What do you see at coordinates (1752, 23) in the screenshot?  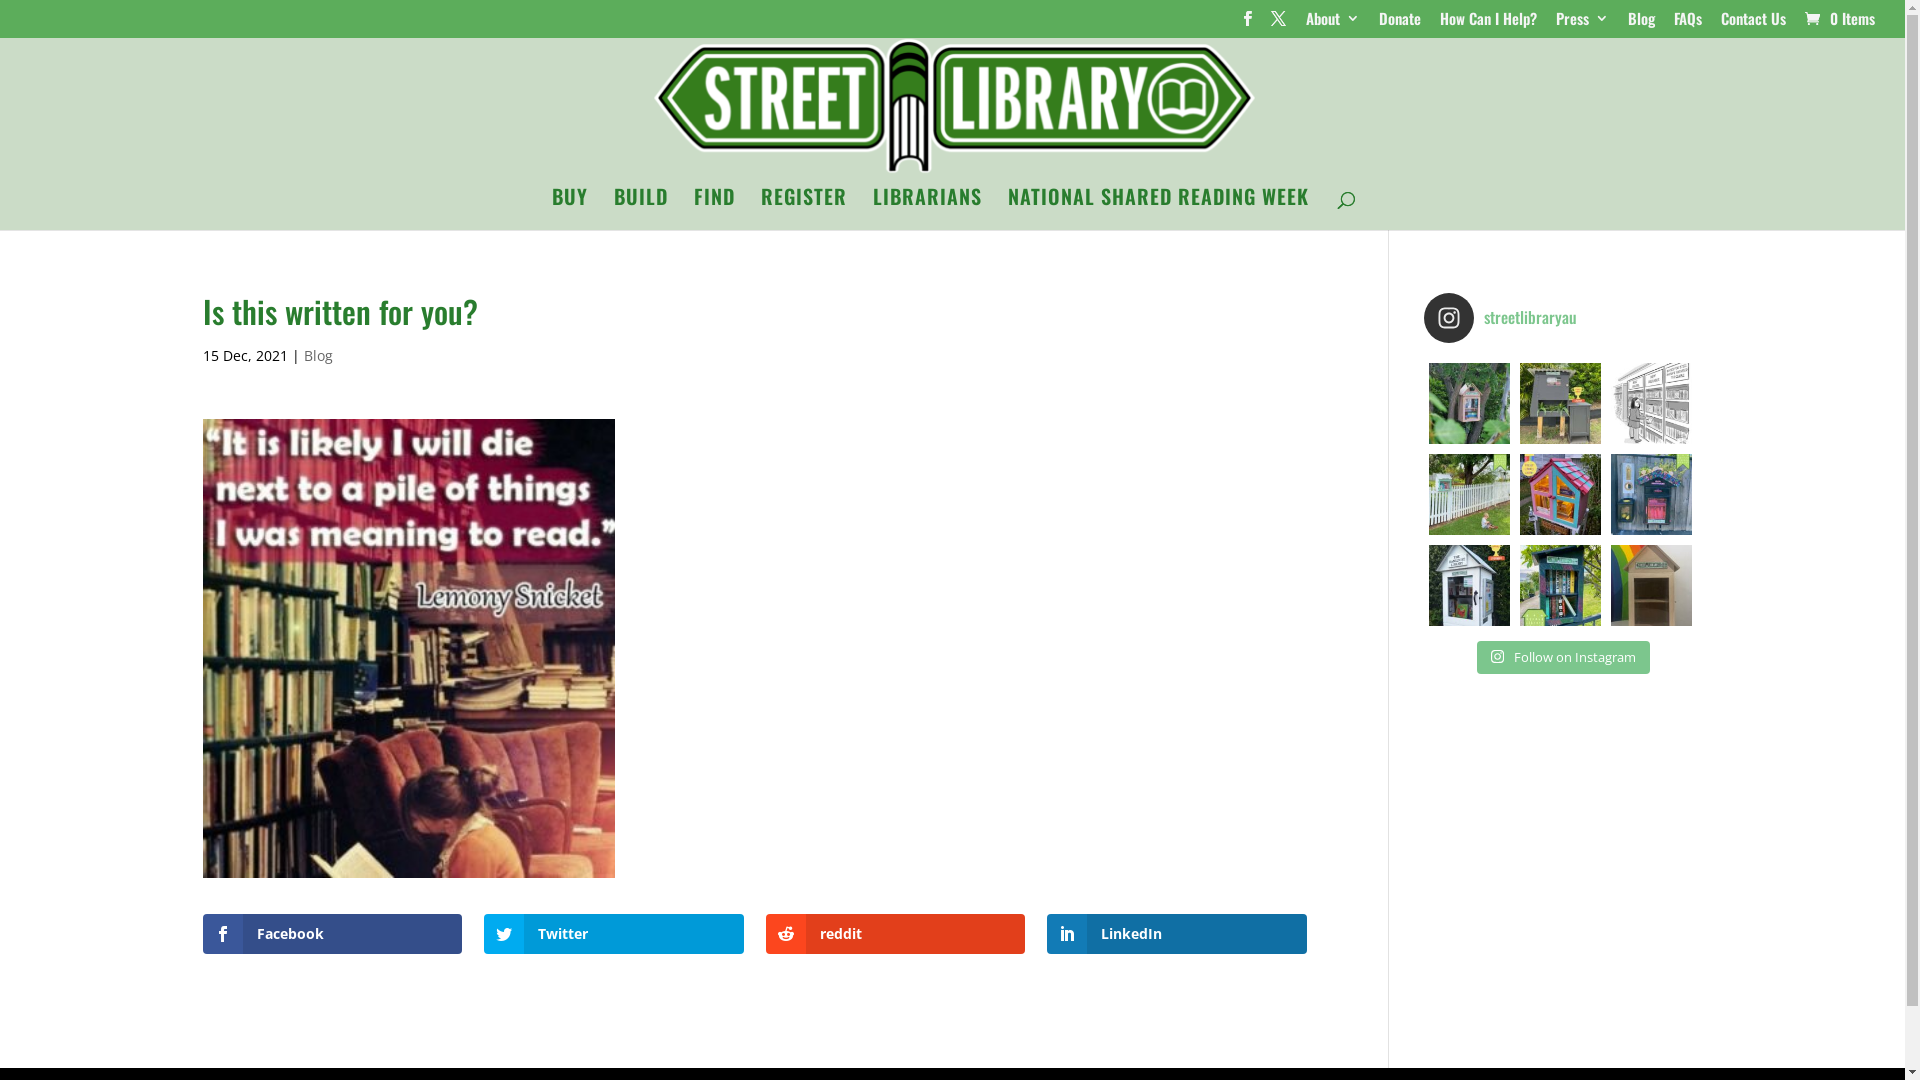 I see `'Contact Us'` at bounding box center [1752, 23].